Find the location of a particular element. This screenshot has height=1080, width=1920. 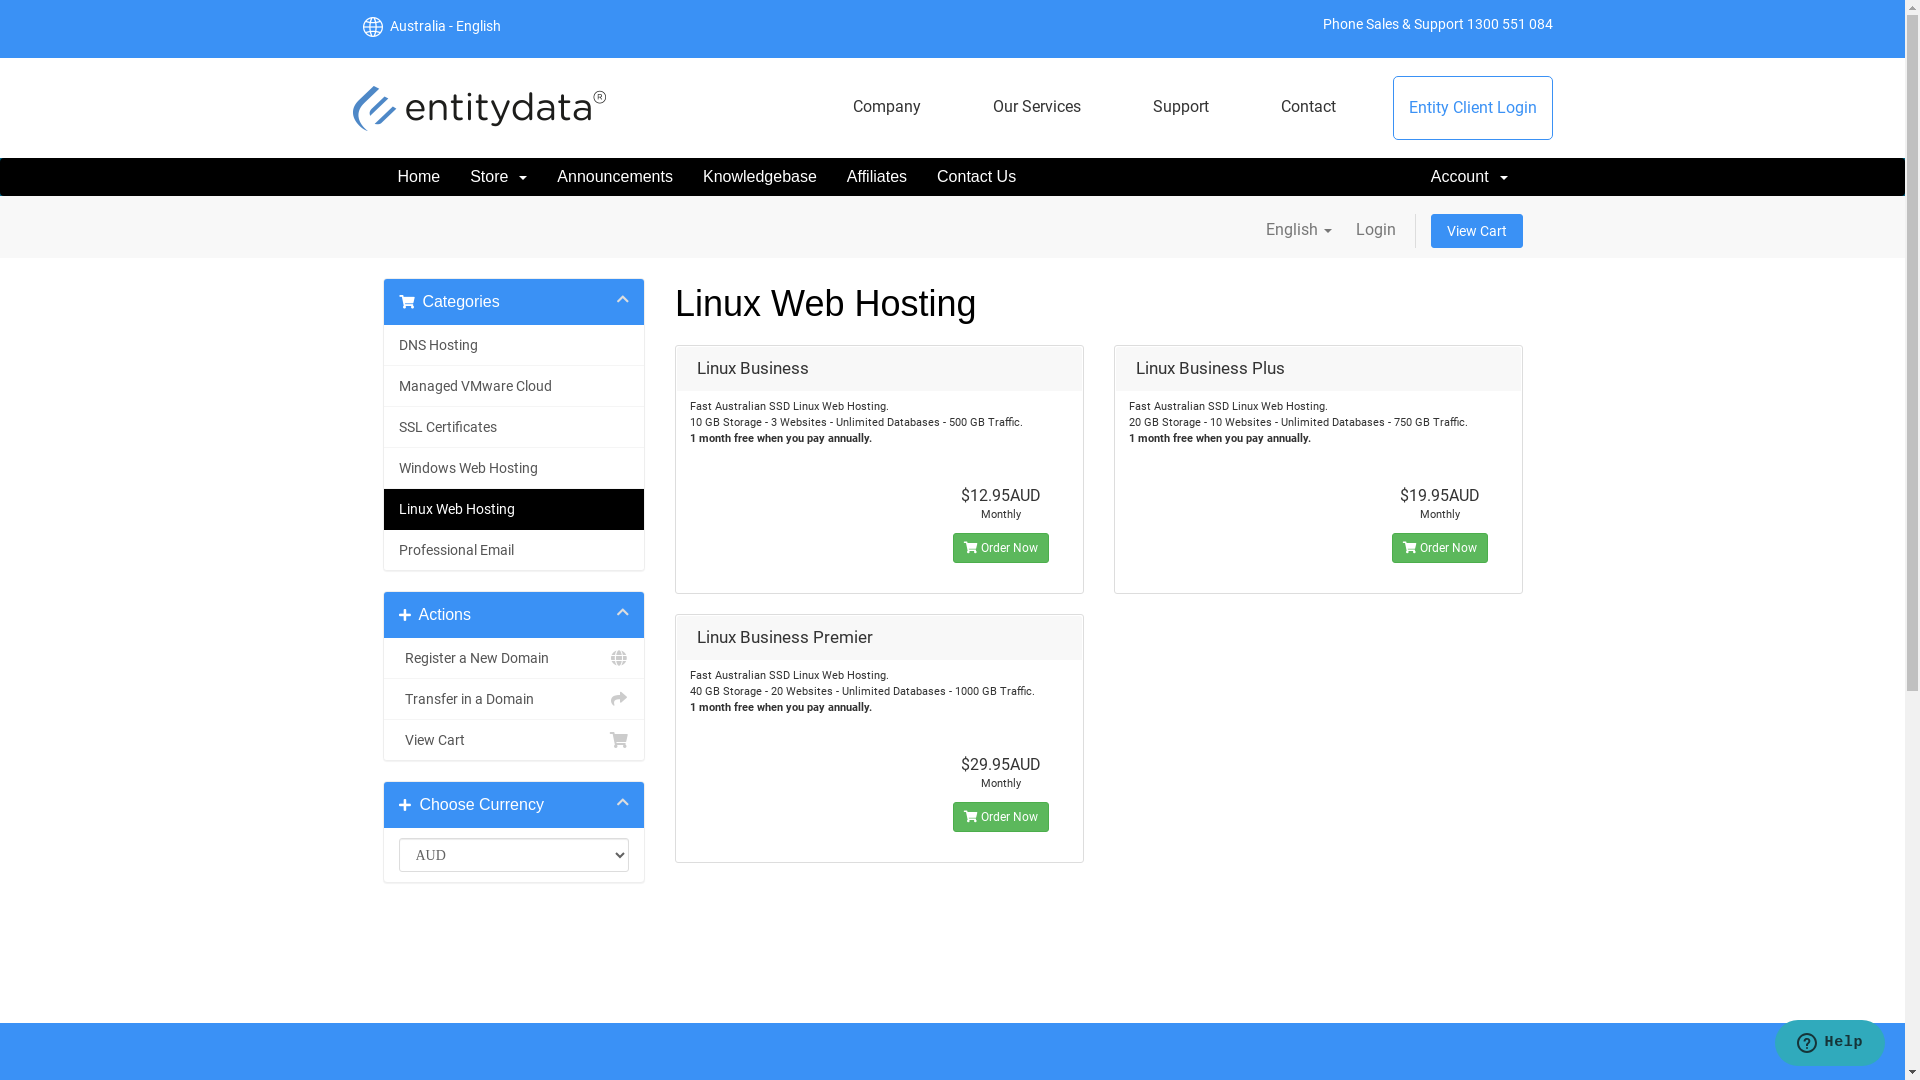

'Home' is located at coordinates (417, 176).